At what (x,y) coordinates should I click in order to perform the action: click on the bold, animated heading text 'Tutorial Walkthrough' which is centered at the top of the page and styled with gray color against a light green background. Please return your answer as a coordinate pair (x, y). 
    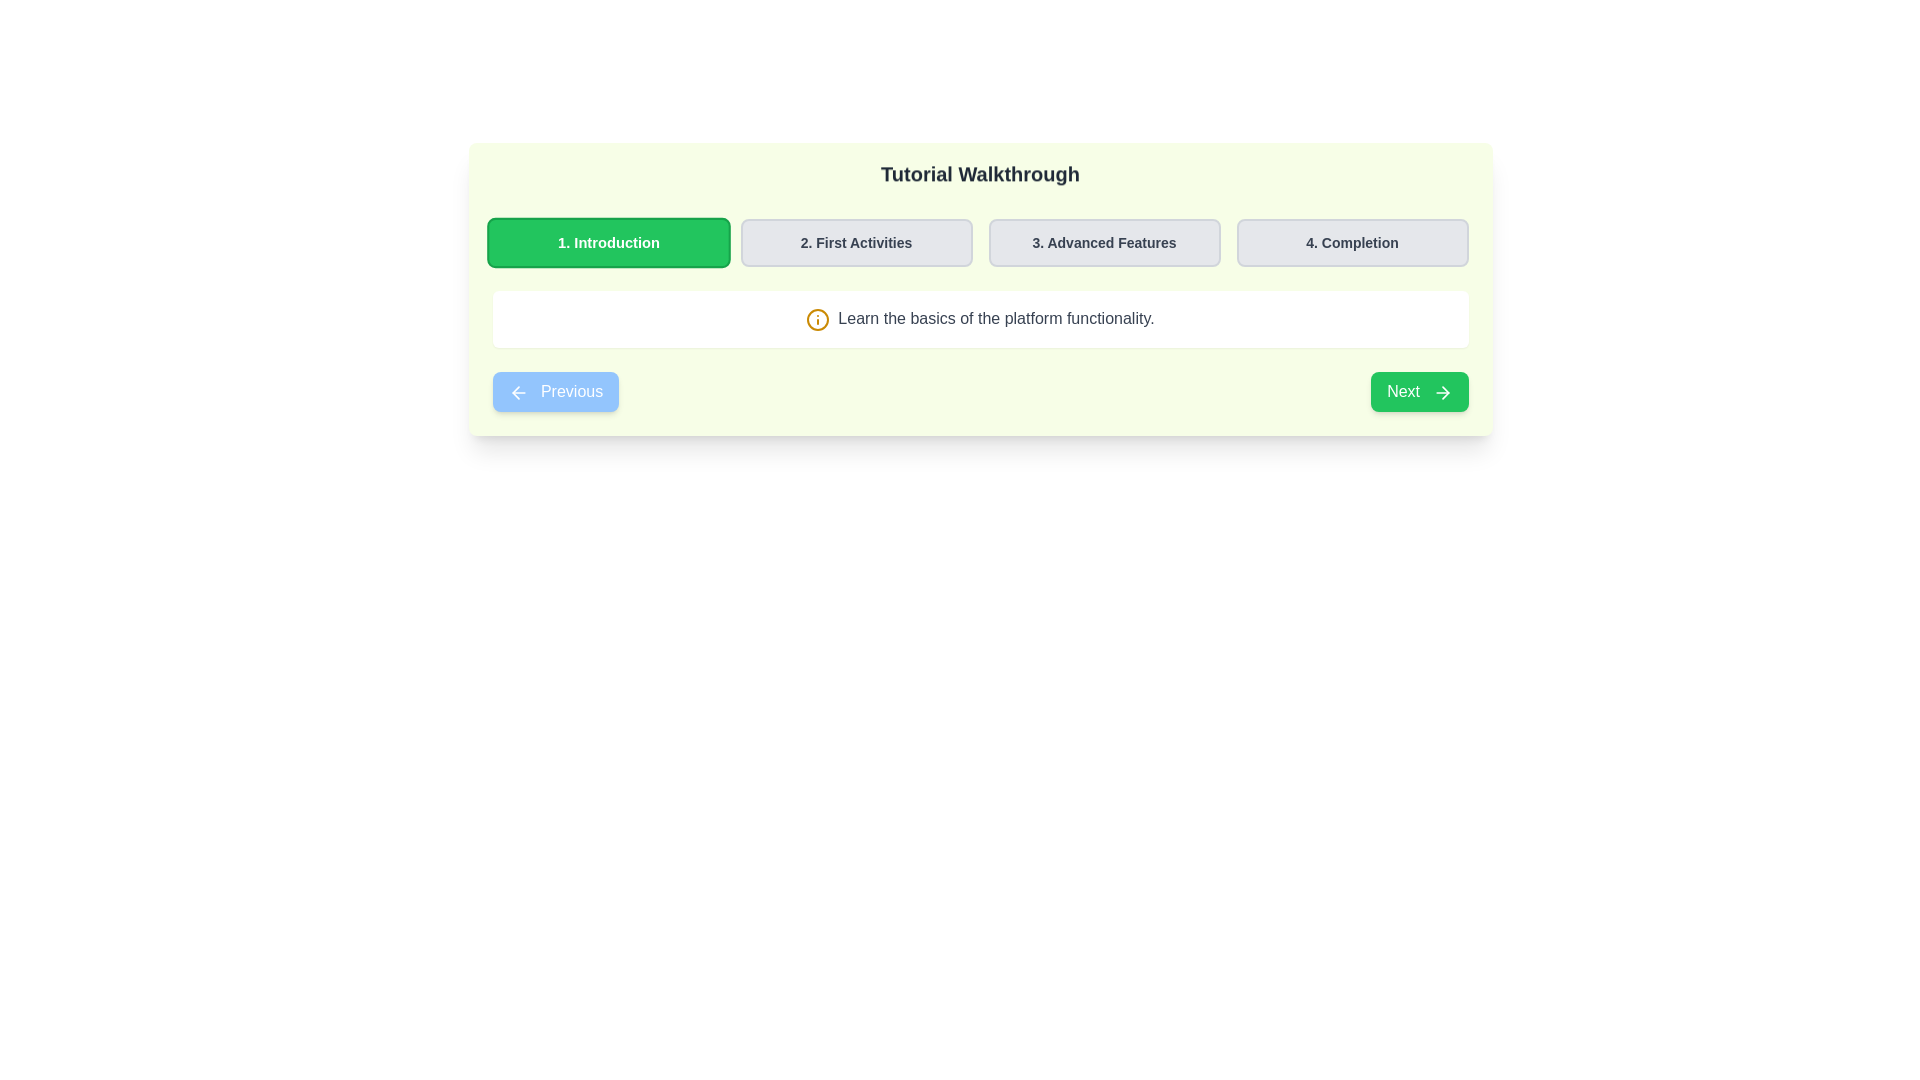
    Looking at the image, I should click on (980, 177).